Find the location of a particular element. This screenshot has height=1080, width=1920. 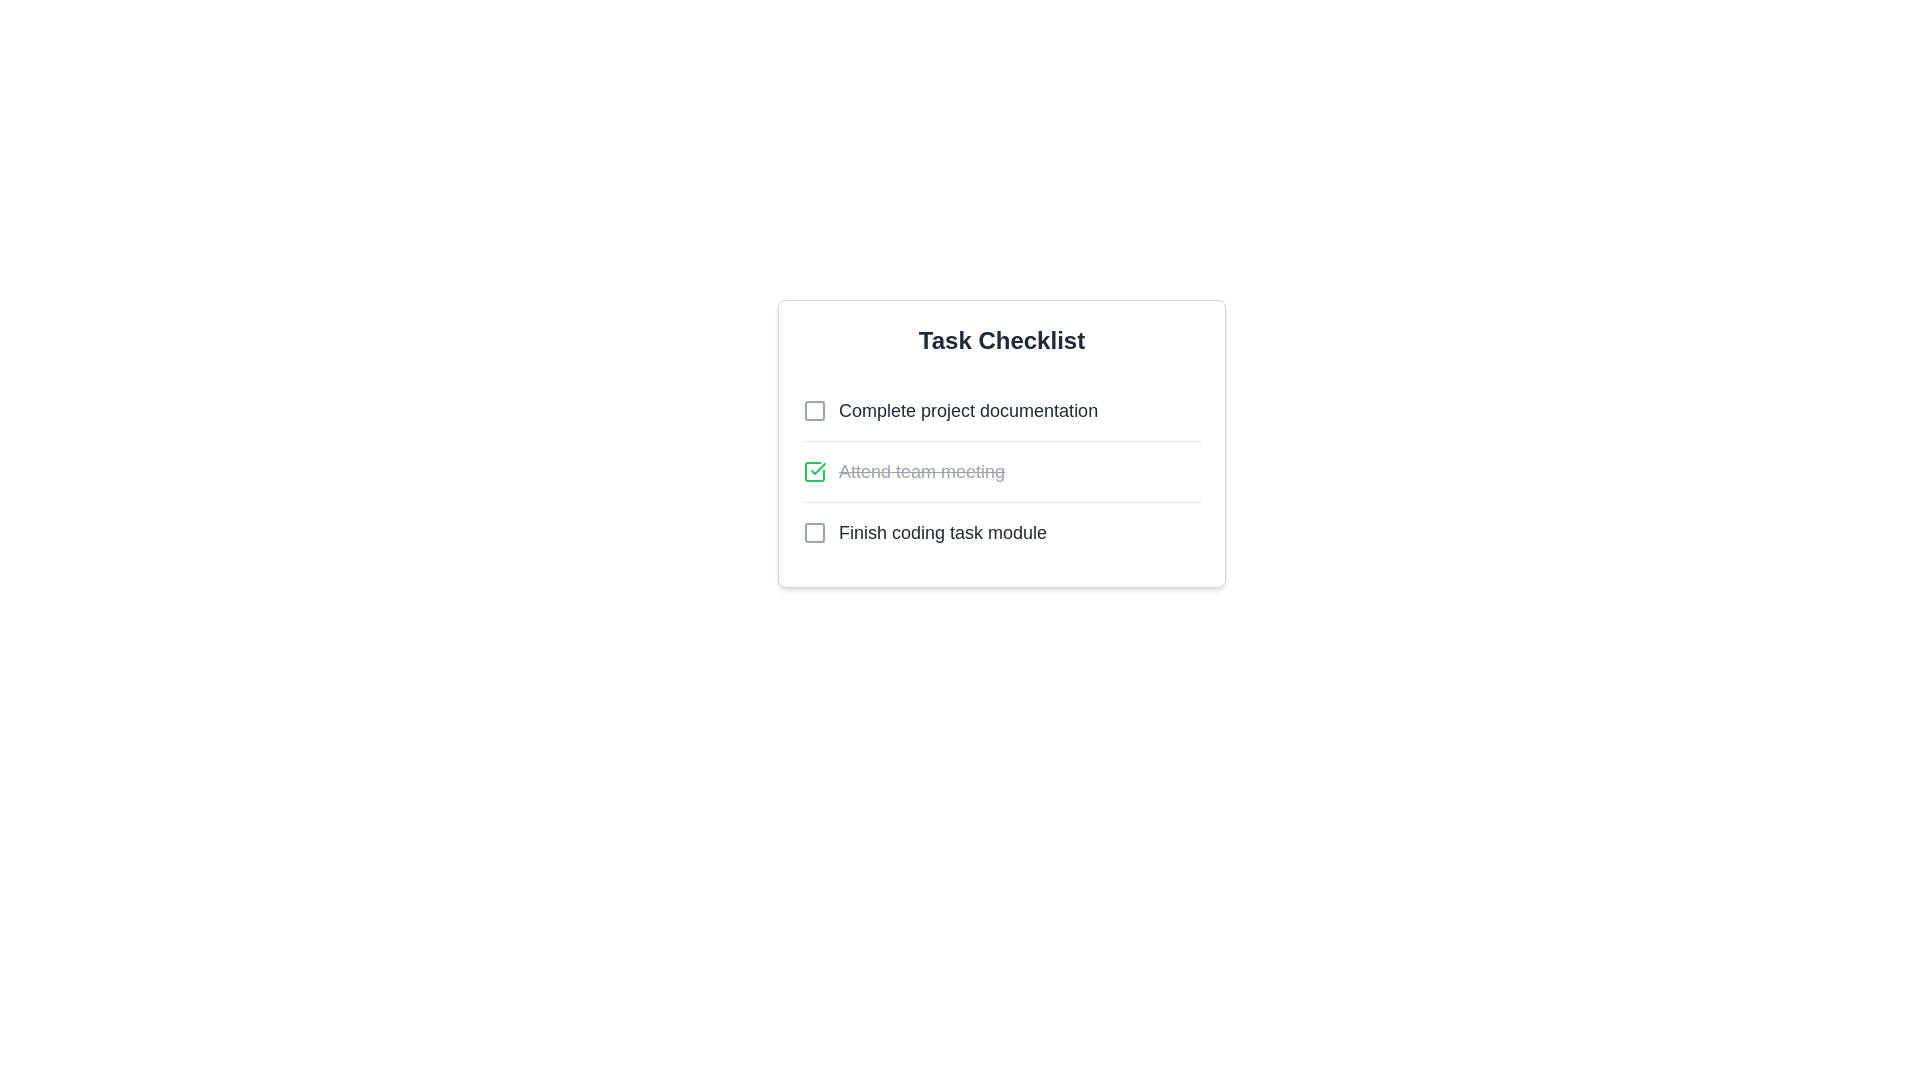

the first checklist item labeled 'Complete project documentation' is located at coordinates (1002, 410).